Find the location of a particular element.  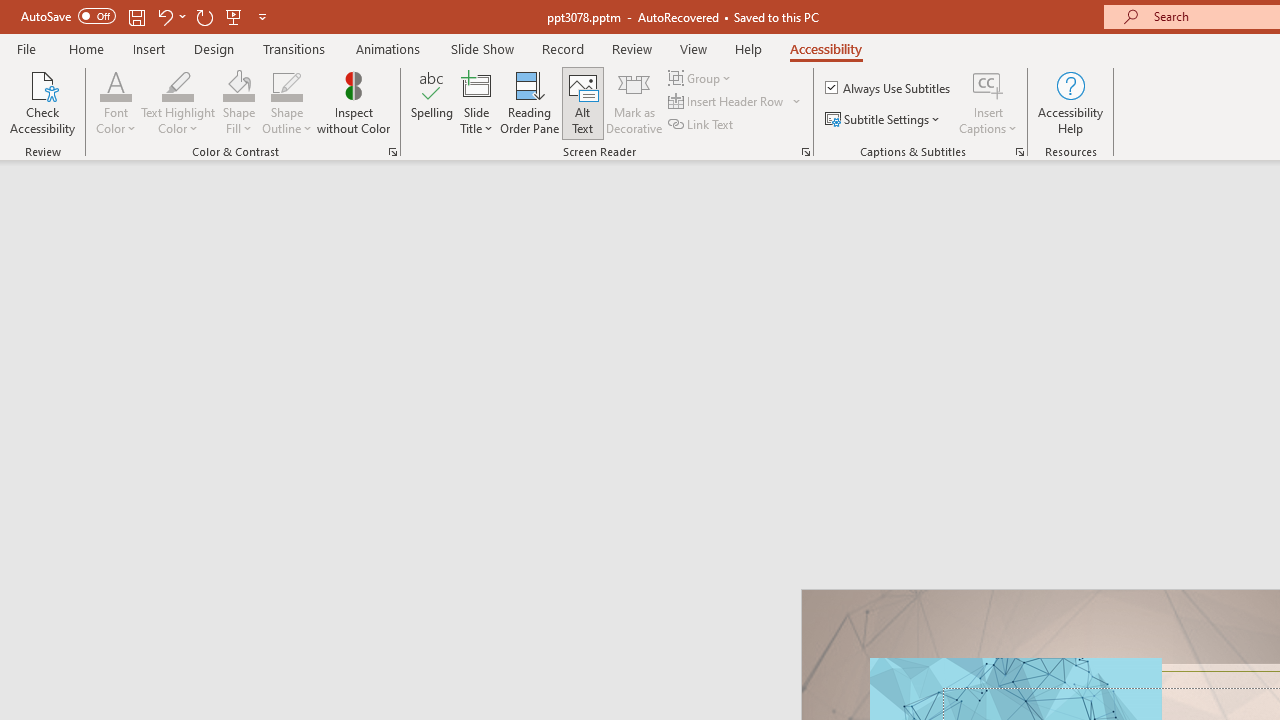

'Screen Reader' is located at coordinates (805, 150).